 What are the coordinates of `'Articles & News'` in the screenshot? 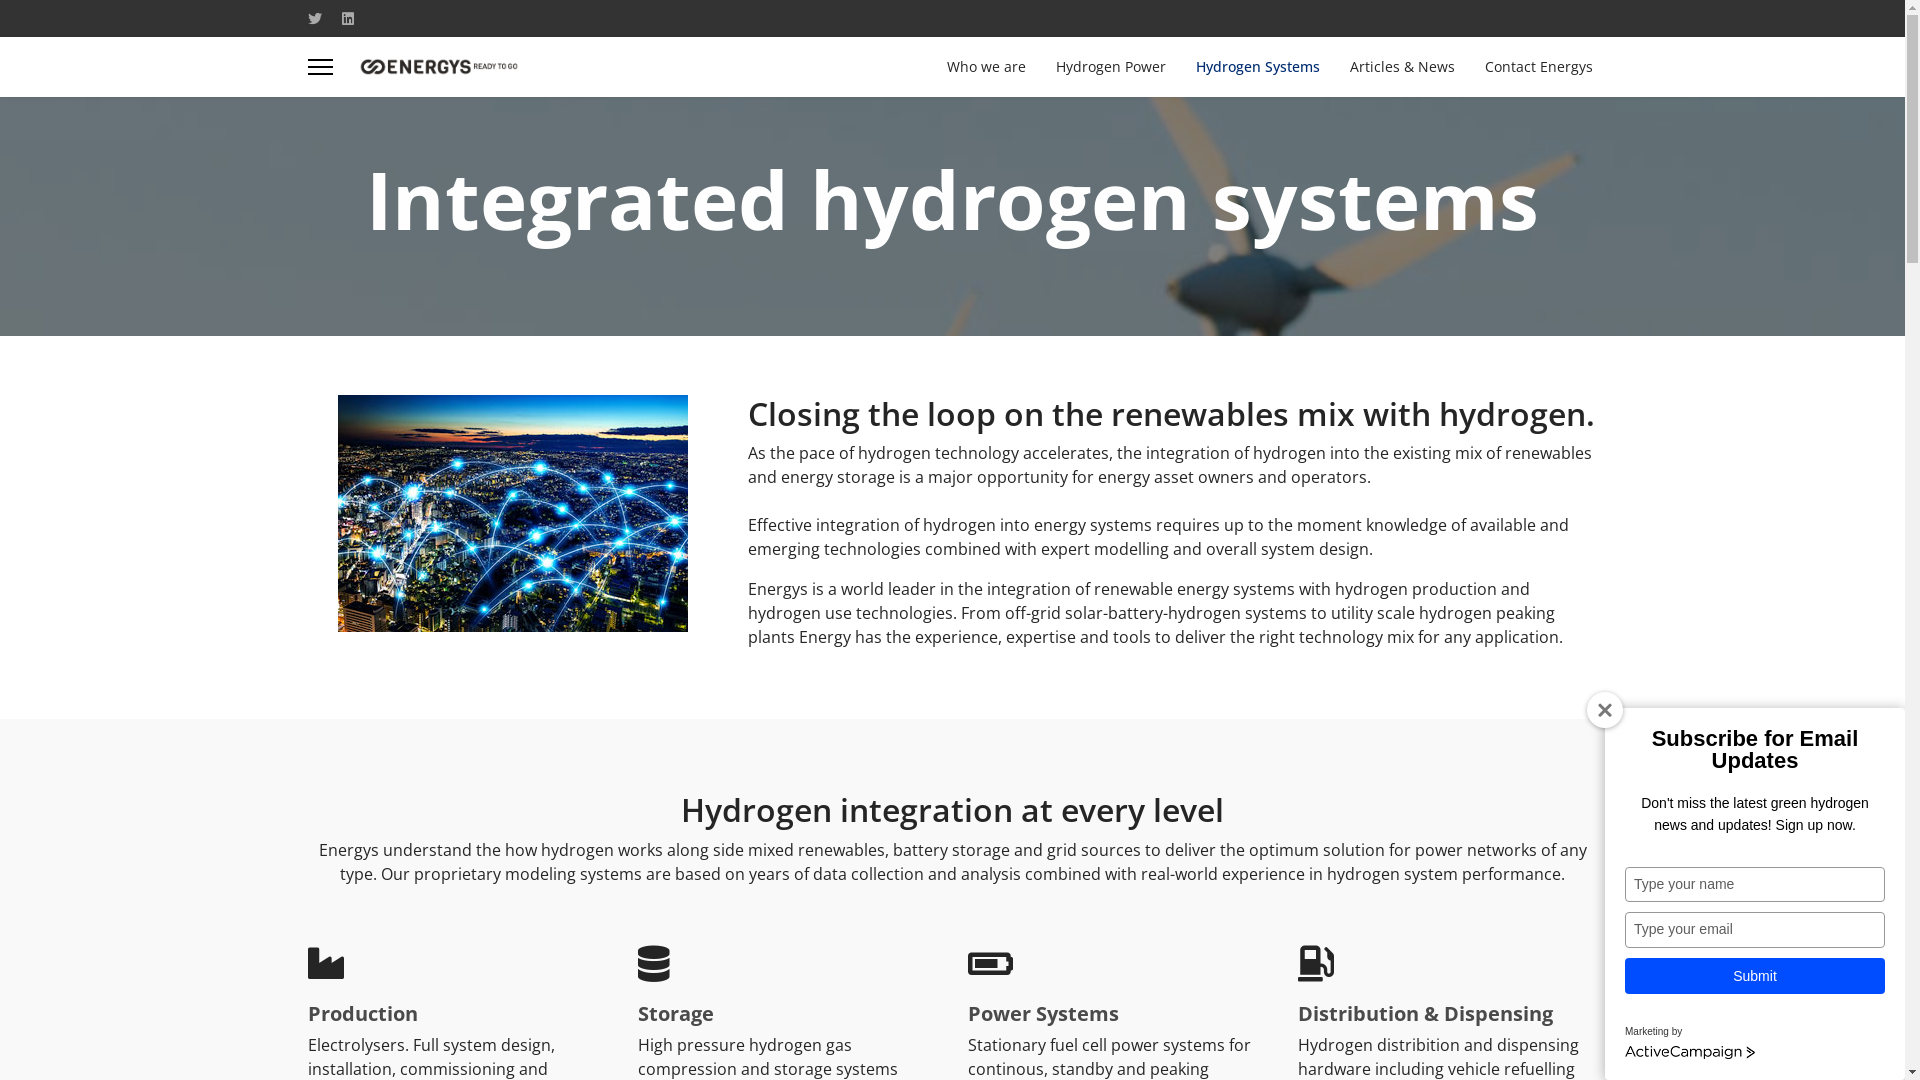 It's located at (1334, 65).